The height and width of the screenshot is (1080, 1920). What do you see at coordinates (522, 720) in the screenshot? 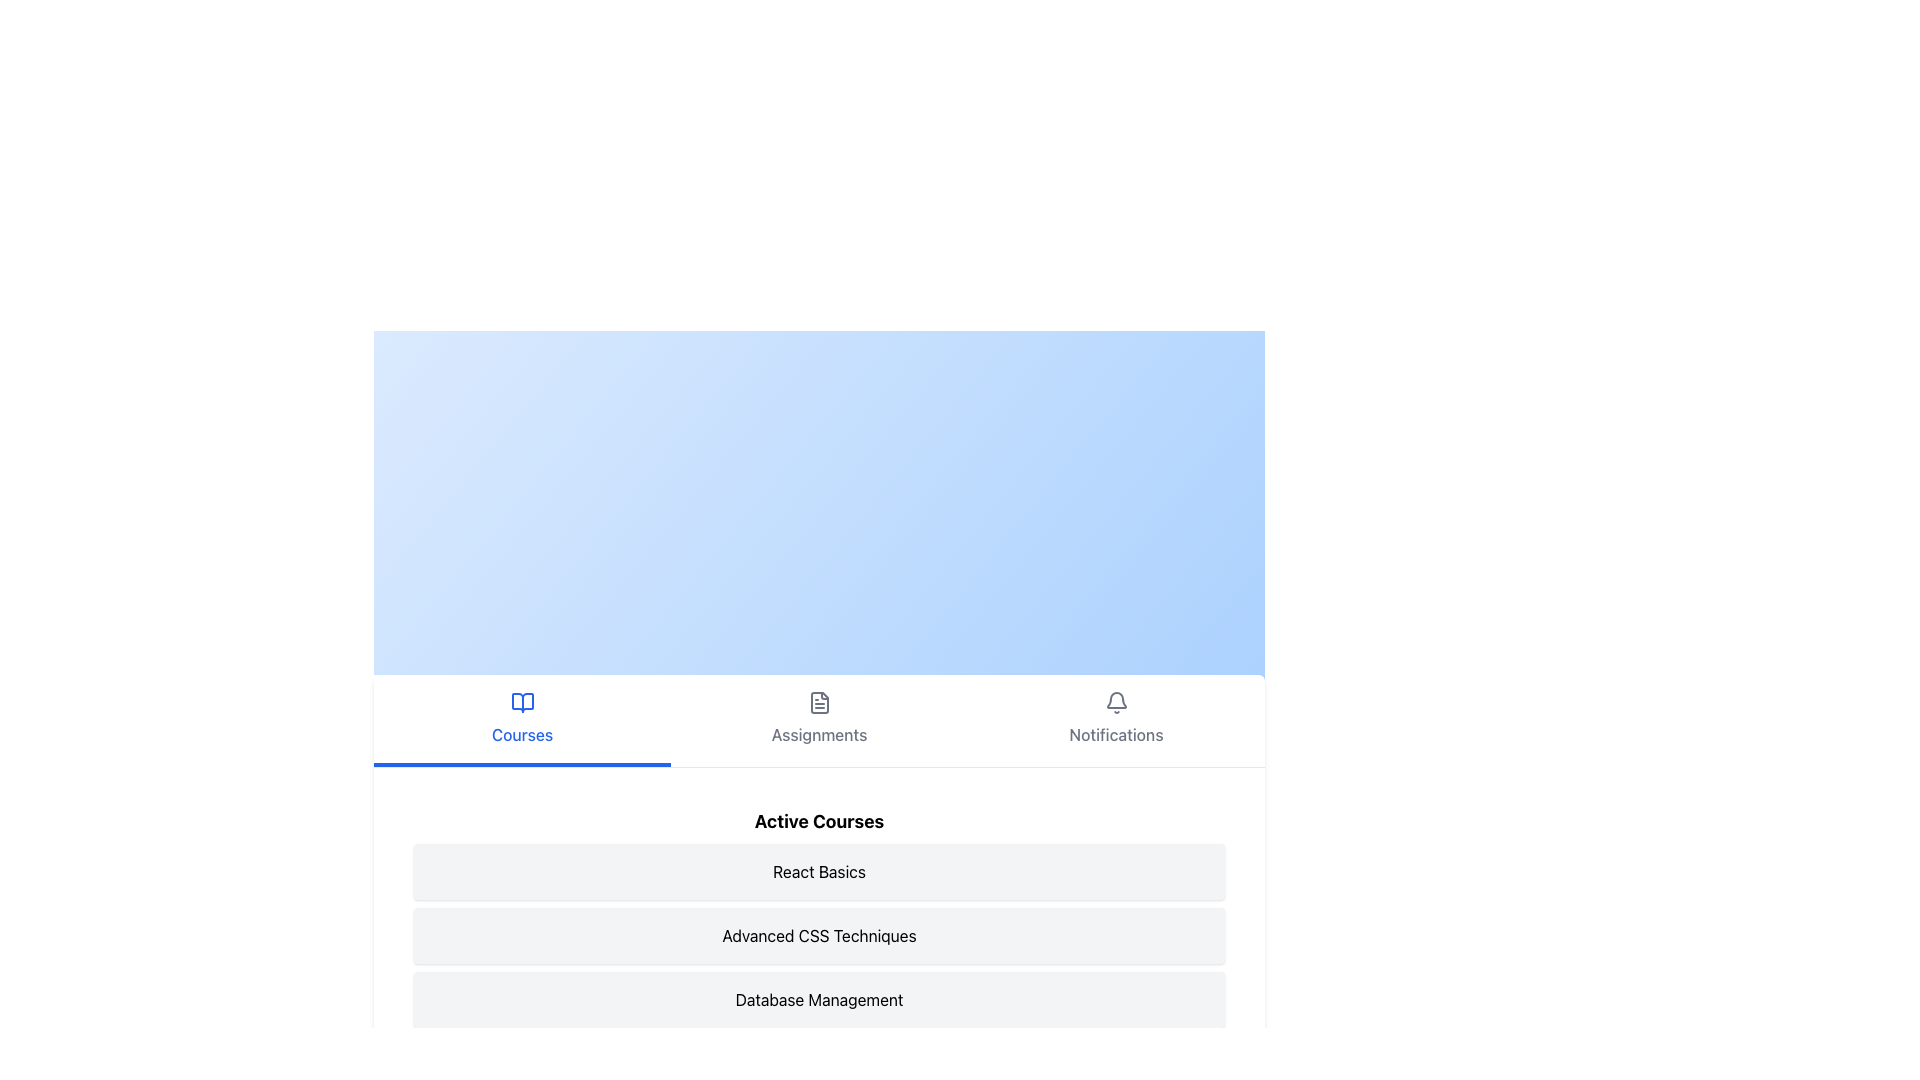
I see `the 'Courses' button, which is the first button in a horizontal menu set at the bottom of the page's top section, featuring an open book icon and a blue underline` at bounding box center [522, 720].